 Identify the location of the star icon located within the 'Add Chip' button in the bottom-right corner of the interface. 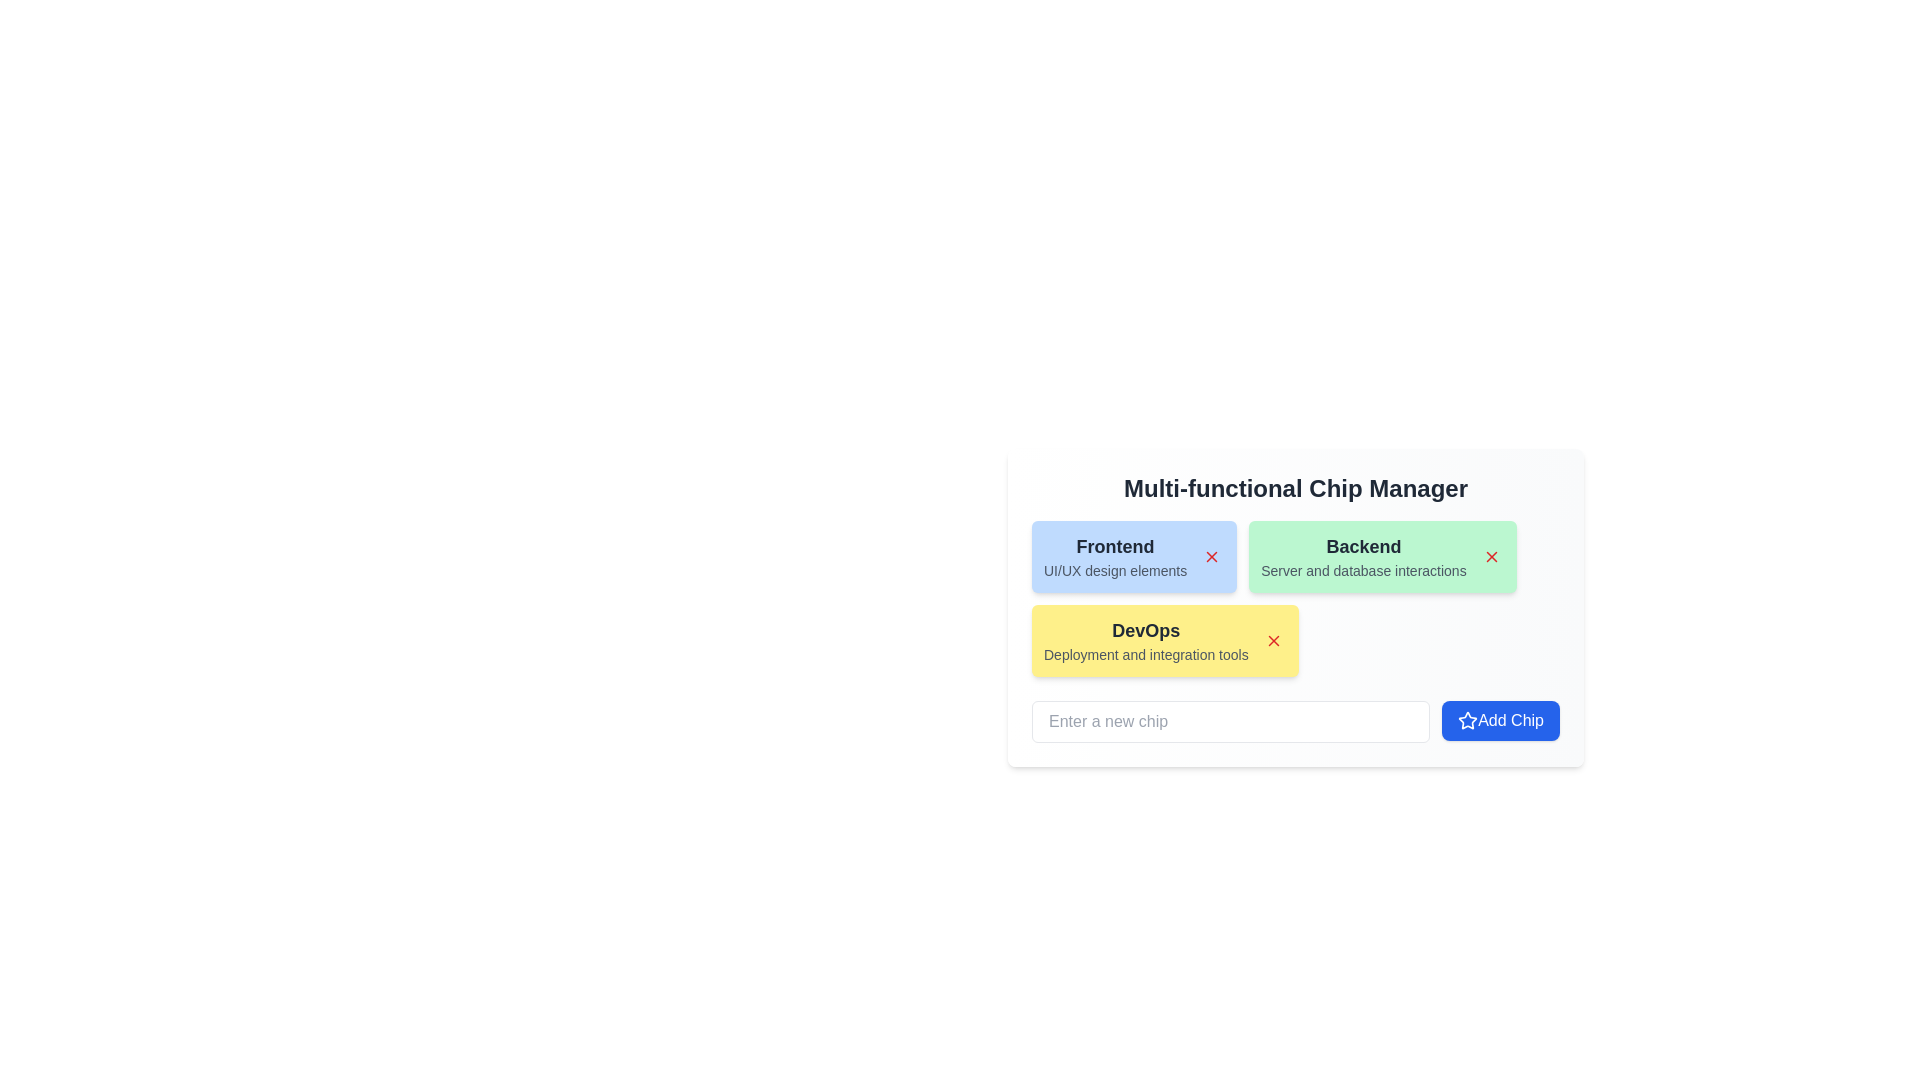
(1468, 720).